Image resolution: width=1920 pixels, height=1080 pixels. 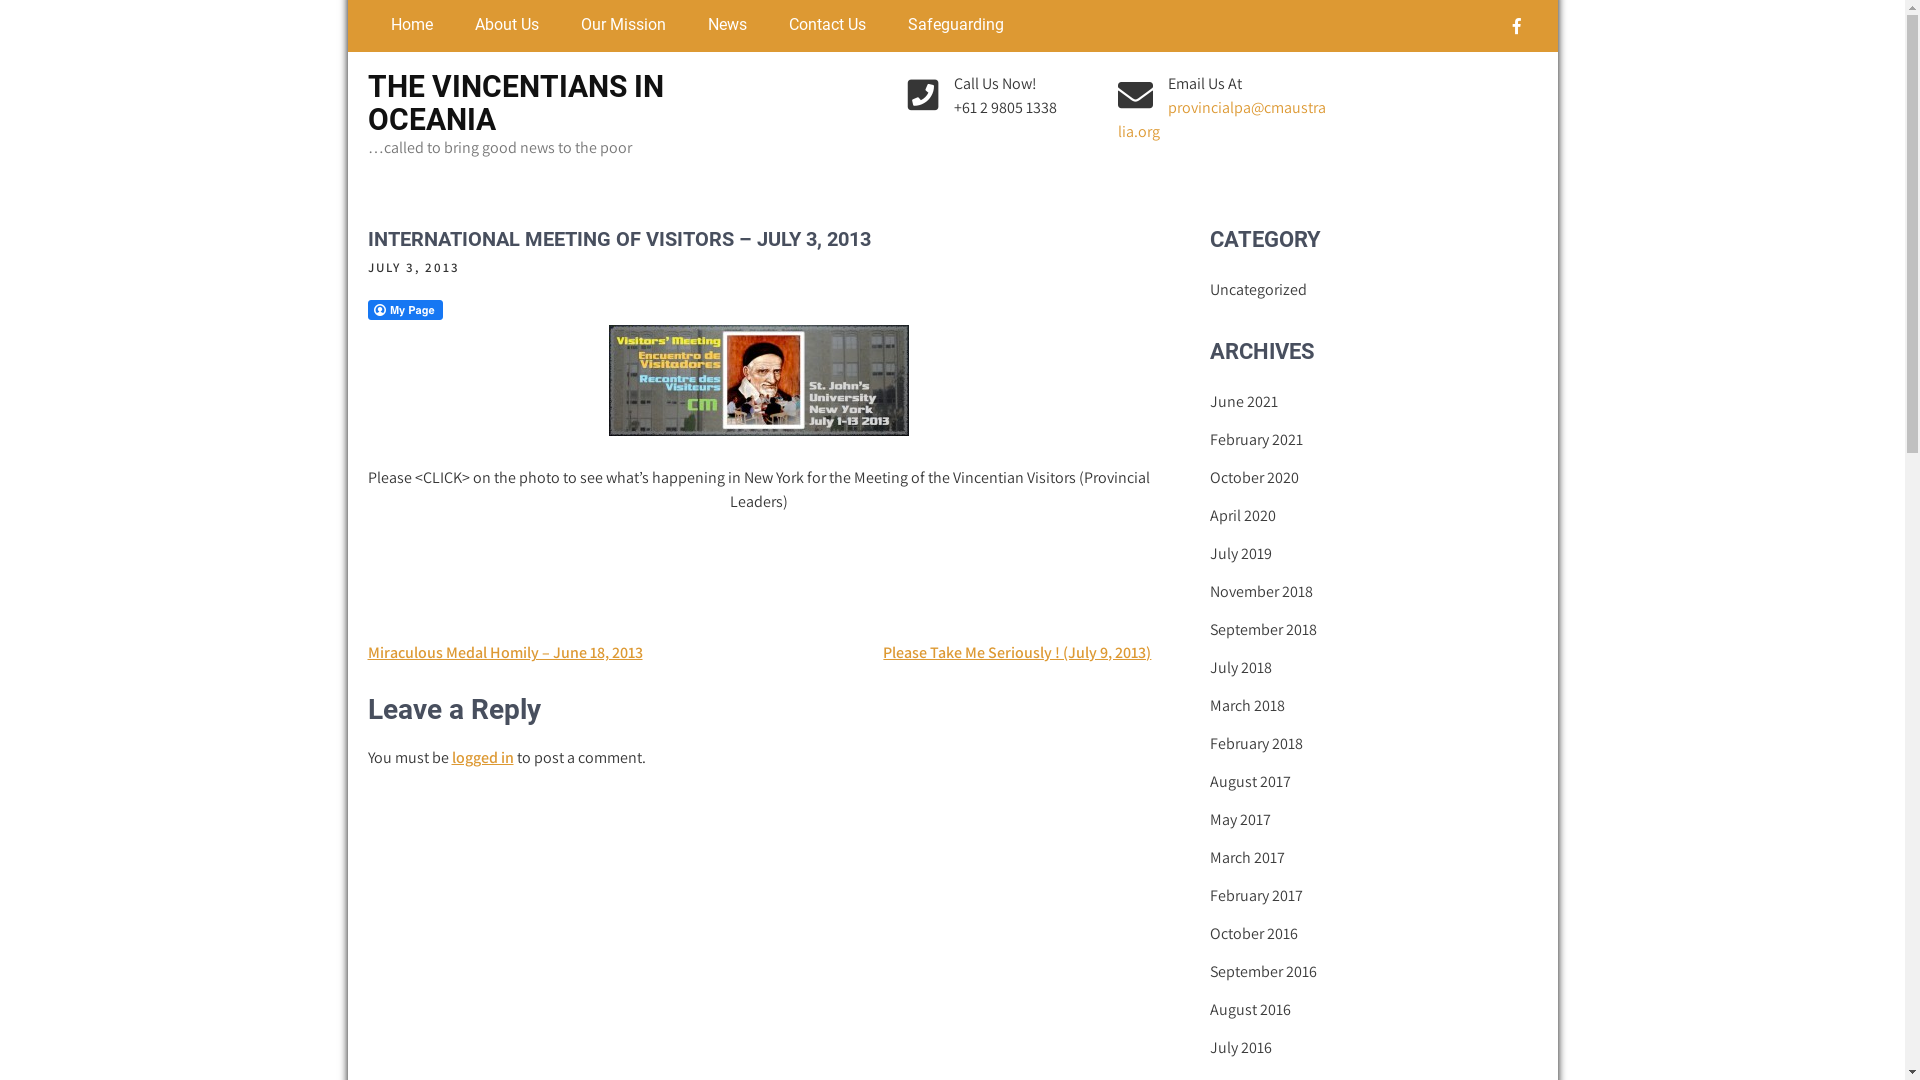 What do you see at coordinates (1249, 781) in the screenshot?
I see `'August 2017'` at bounding box center [1249, 781].